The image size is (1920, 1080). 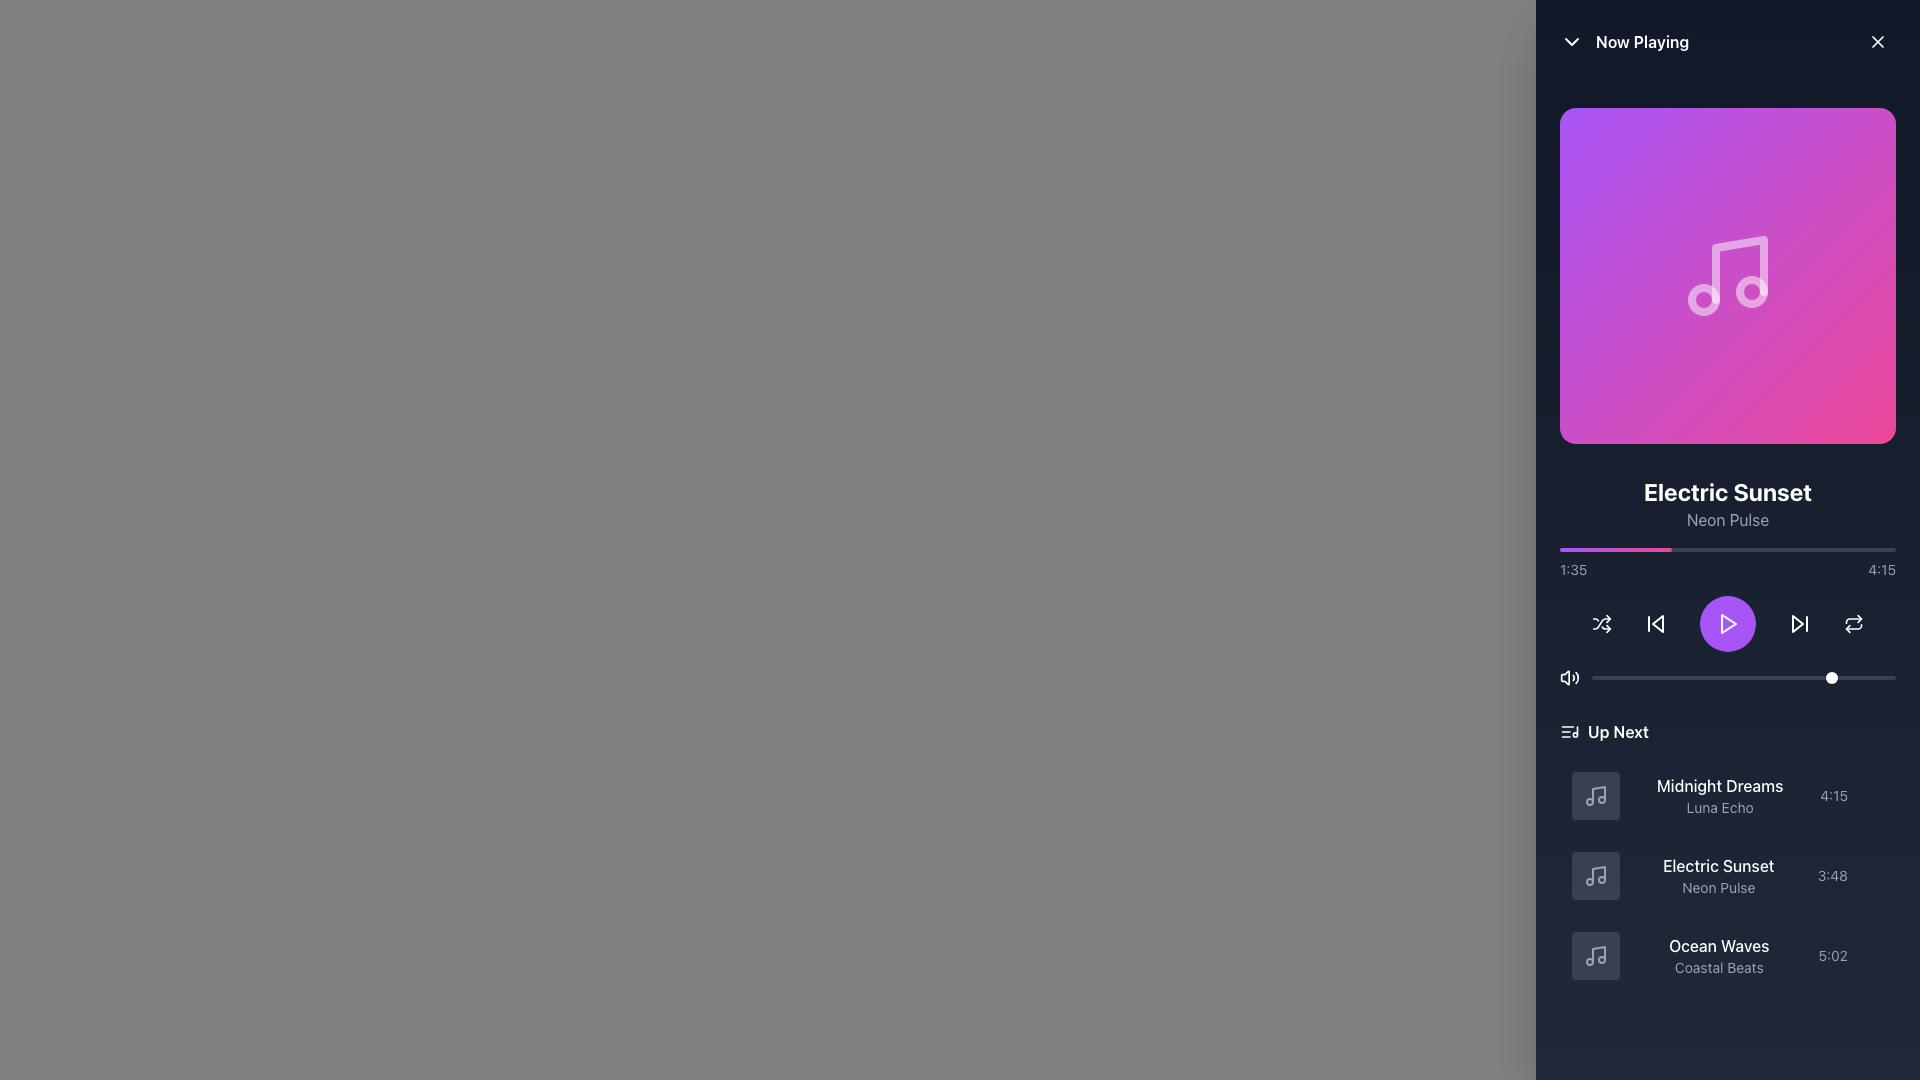 What do you see at coordinates (1727, 623) in the screenshot?
I see `the central play button, which is a purple circular icon resembling a triangle pointing to the right` at bounding box center [1727, 623].